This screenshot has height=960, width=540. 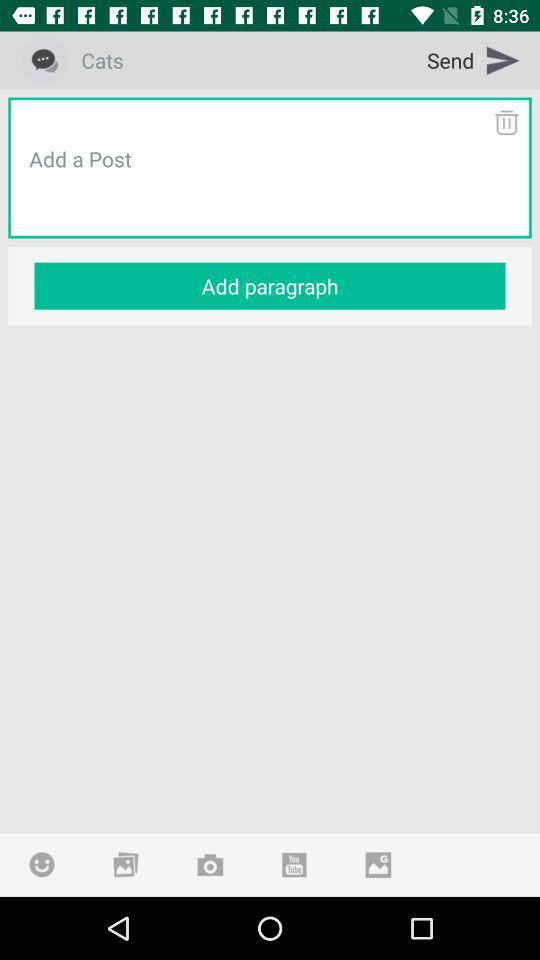 I want to click on take a photo, so click(x=209, y=863).